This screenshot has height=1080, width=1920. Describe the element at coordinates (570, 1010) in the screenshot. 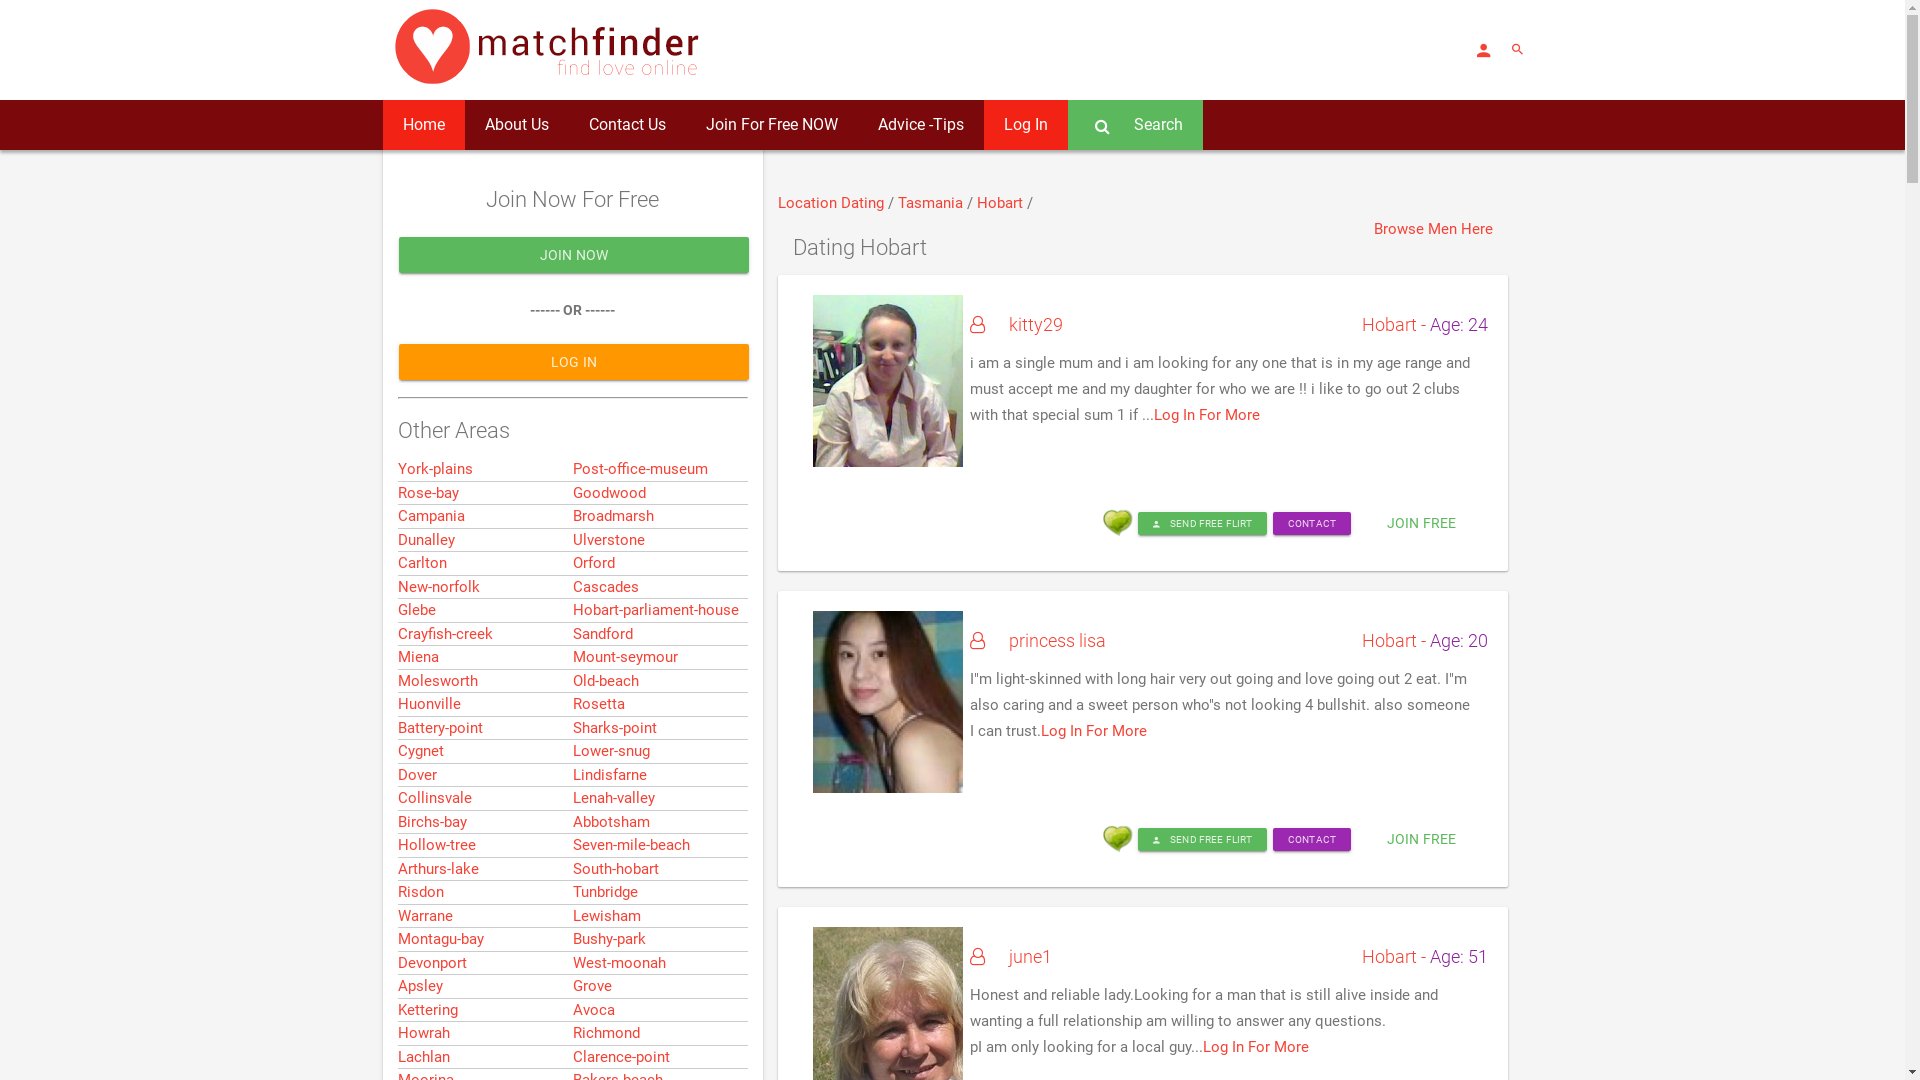

I see `'Avoca'` at that location.